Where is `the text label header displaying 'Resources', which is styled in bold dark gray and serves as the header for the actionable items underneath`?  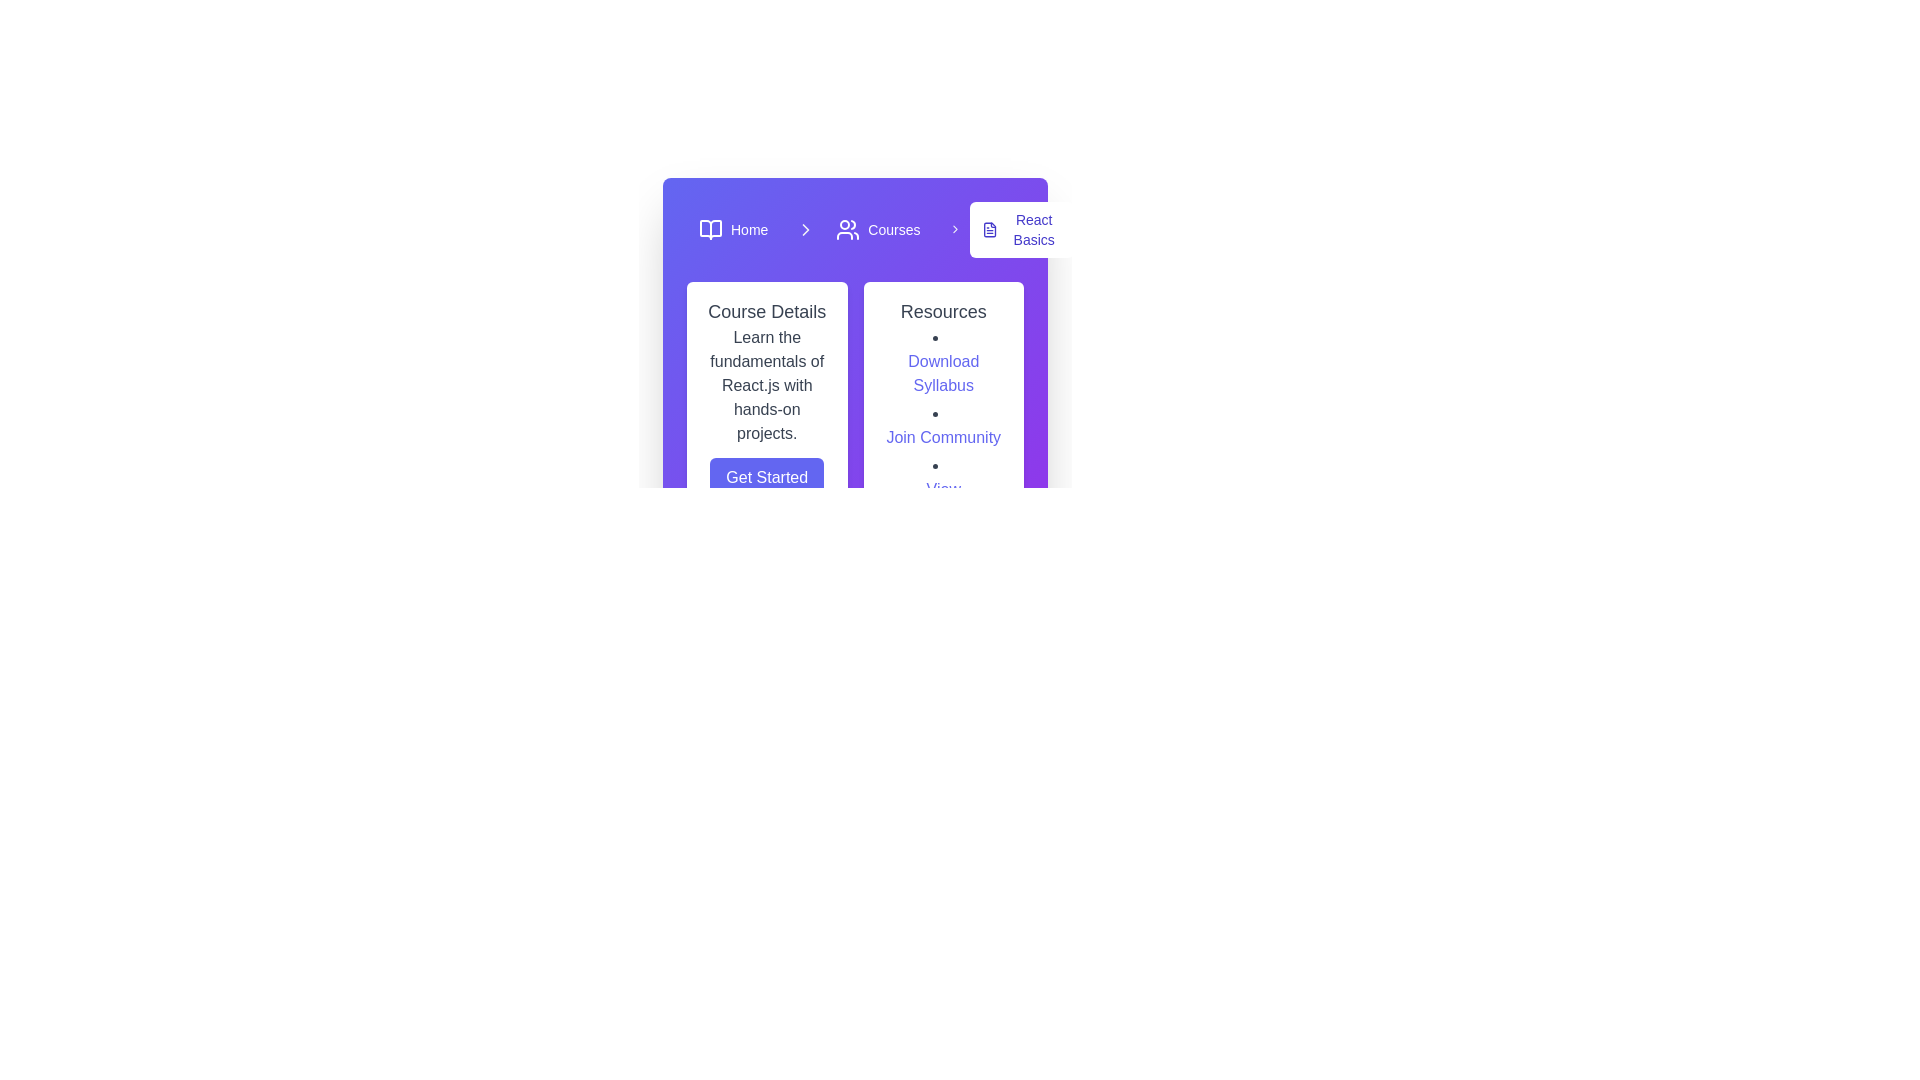 the text label header displaying 'Resources', which is styled in bold dark gray and serves as the header for the actionable items underneath is located at coordinates (942, 312).